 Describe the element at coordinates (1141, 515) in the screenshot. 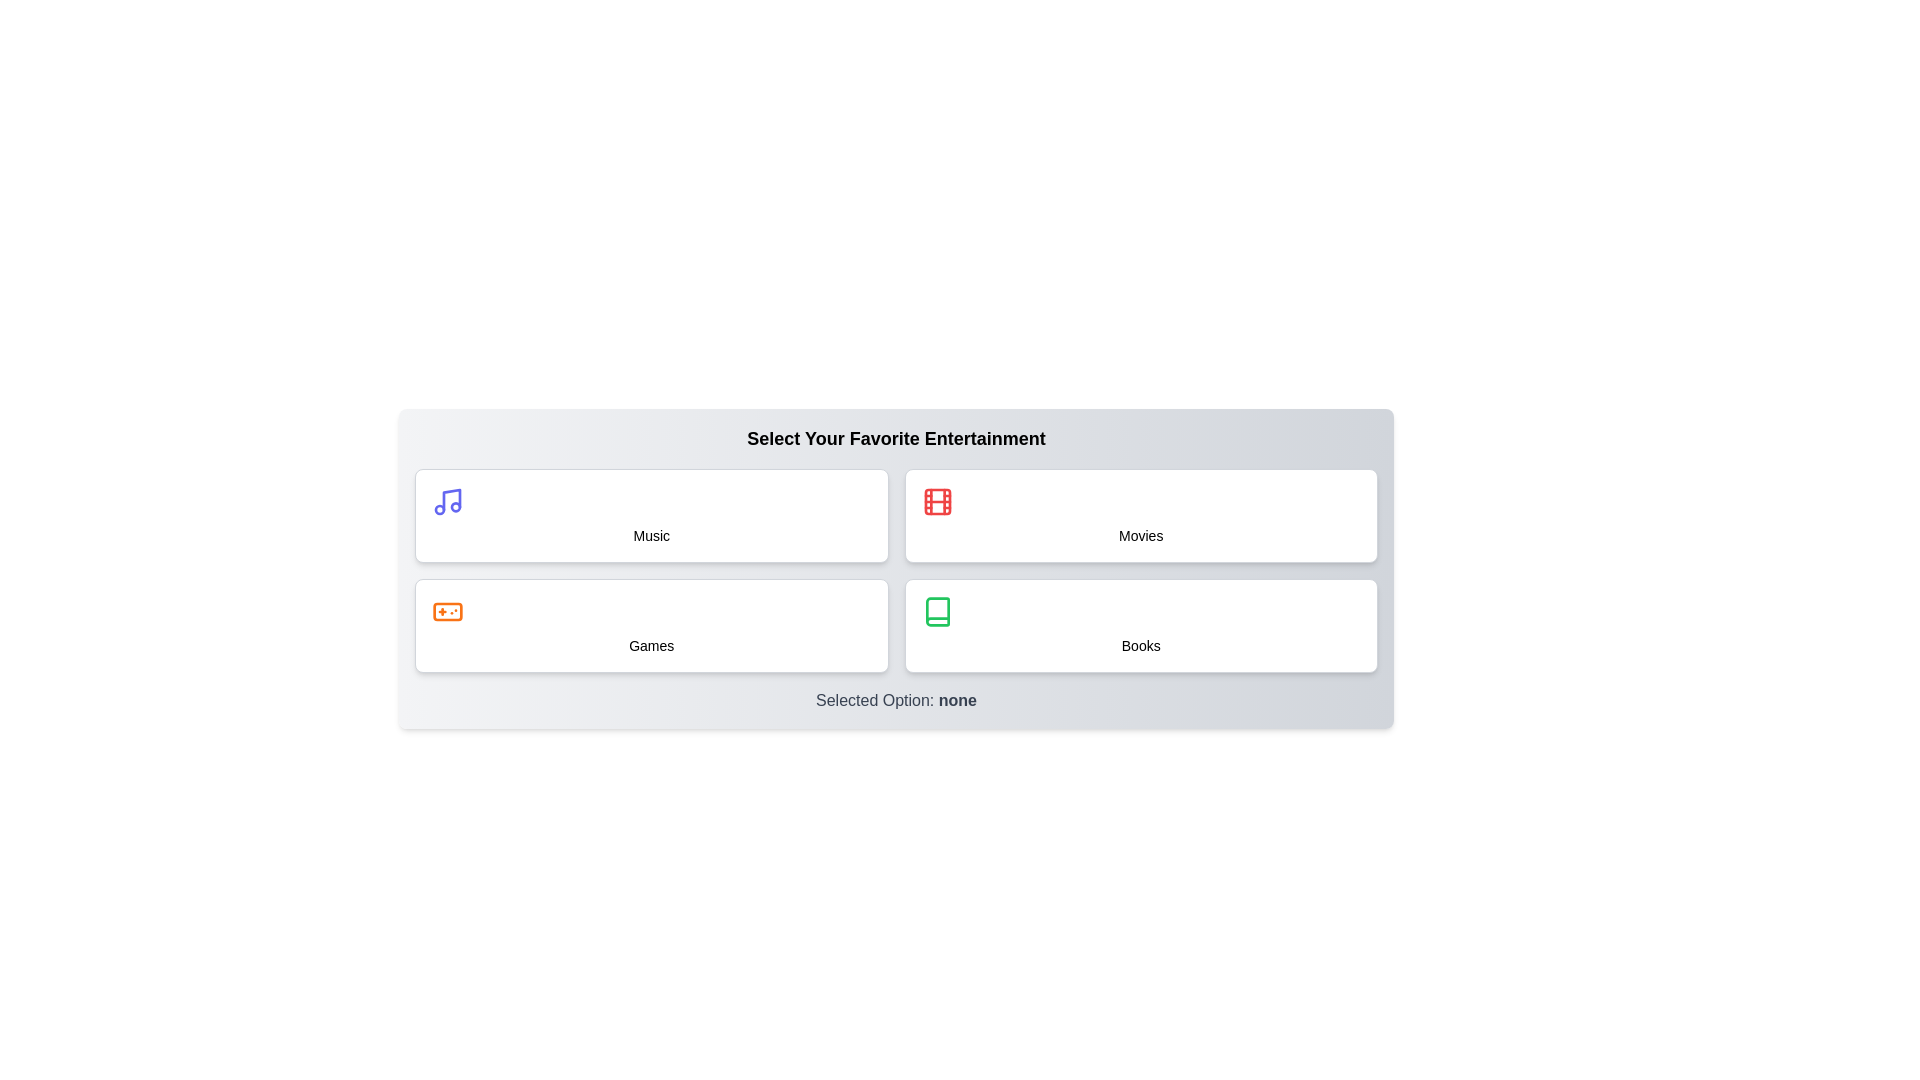

I see `the button labeled Movies` at that location.